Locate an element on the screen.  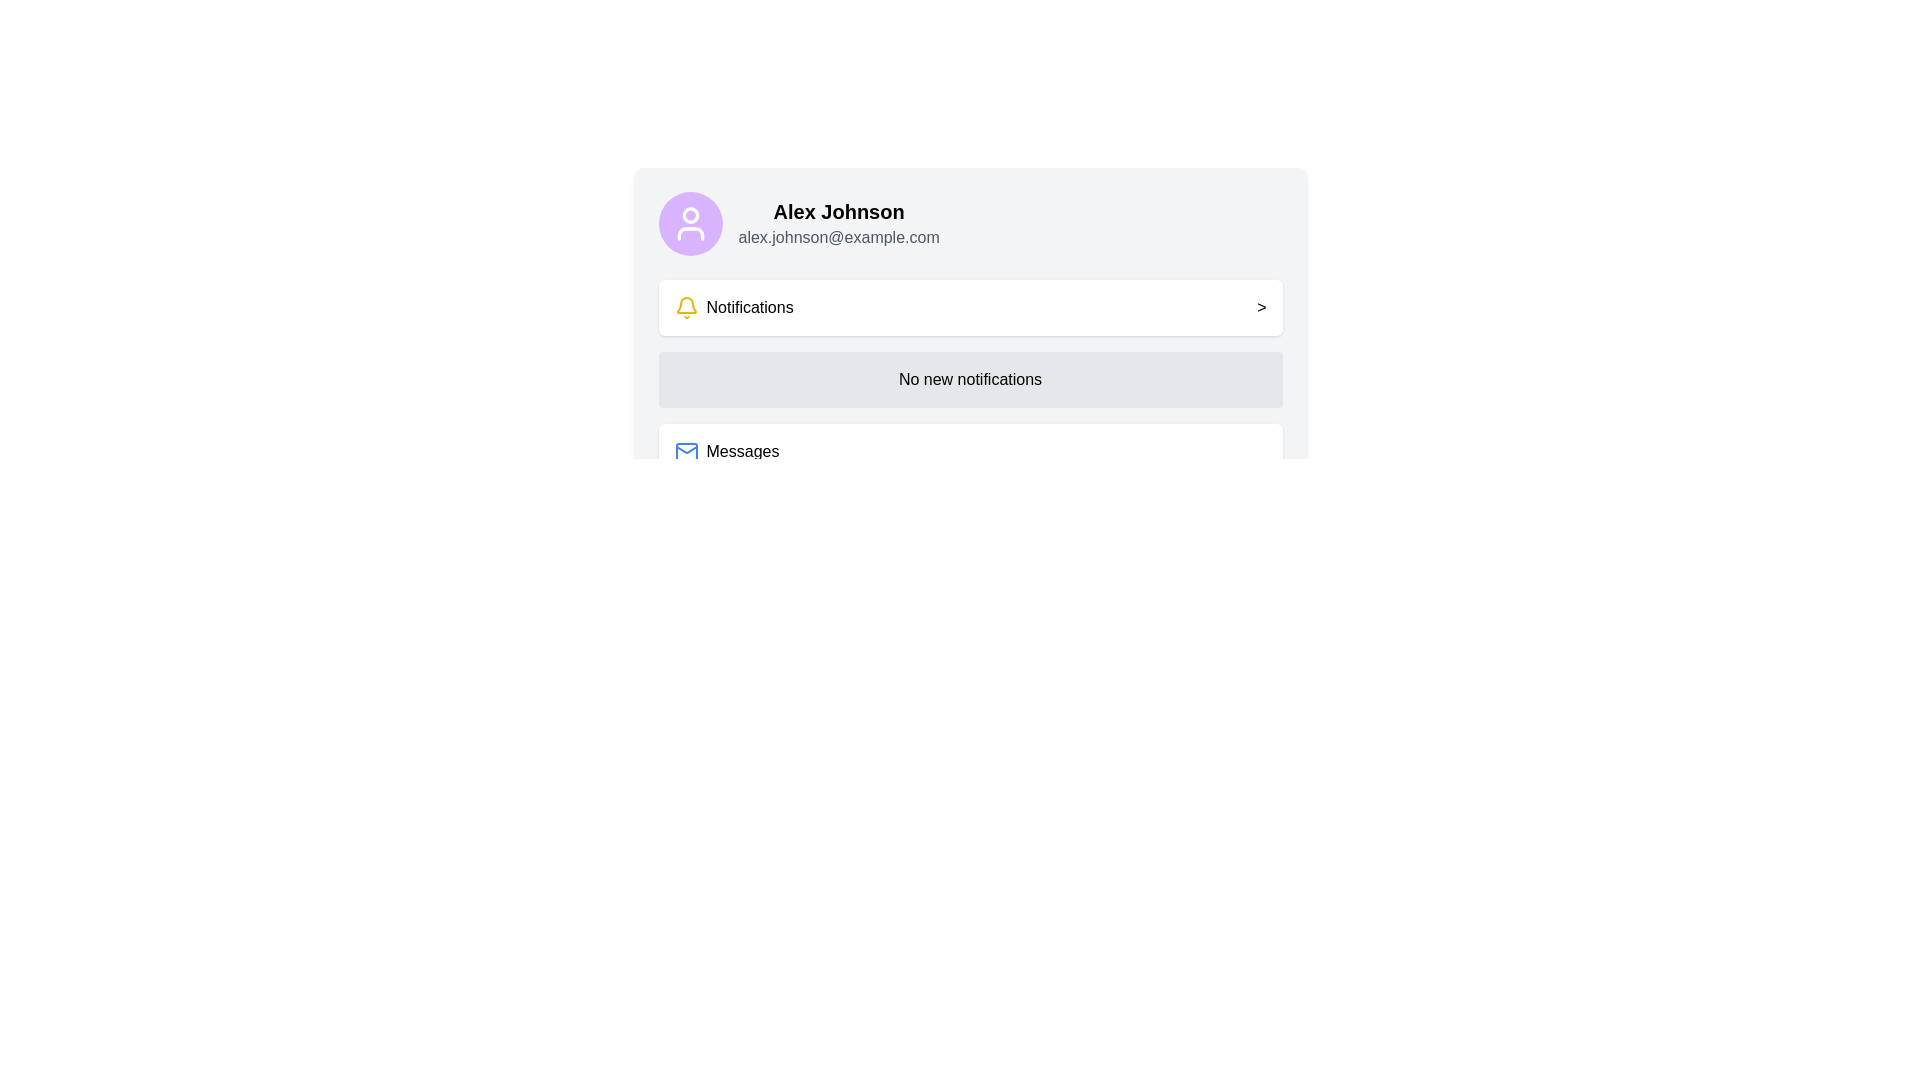
the non-interactive label displaying the email address associated with the user Alex Johnson, located directly below the name 'Alex Johnson' and to the right of the circular avatar icon is located at coordinates (839, 237).